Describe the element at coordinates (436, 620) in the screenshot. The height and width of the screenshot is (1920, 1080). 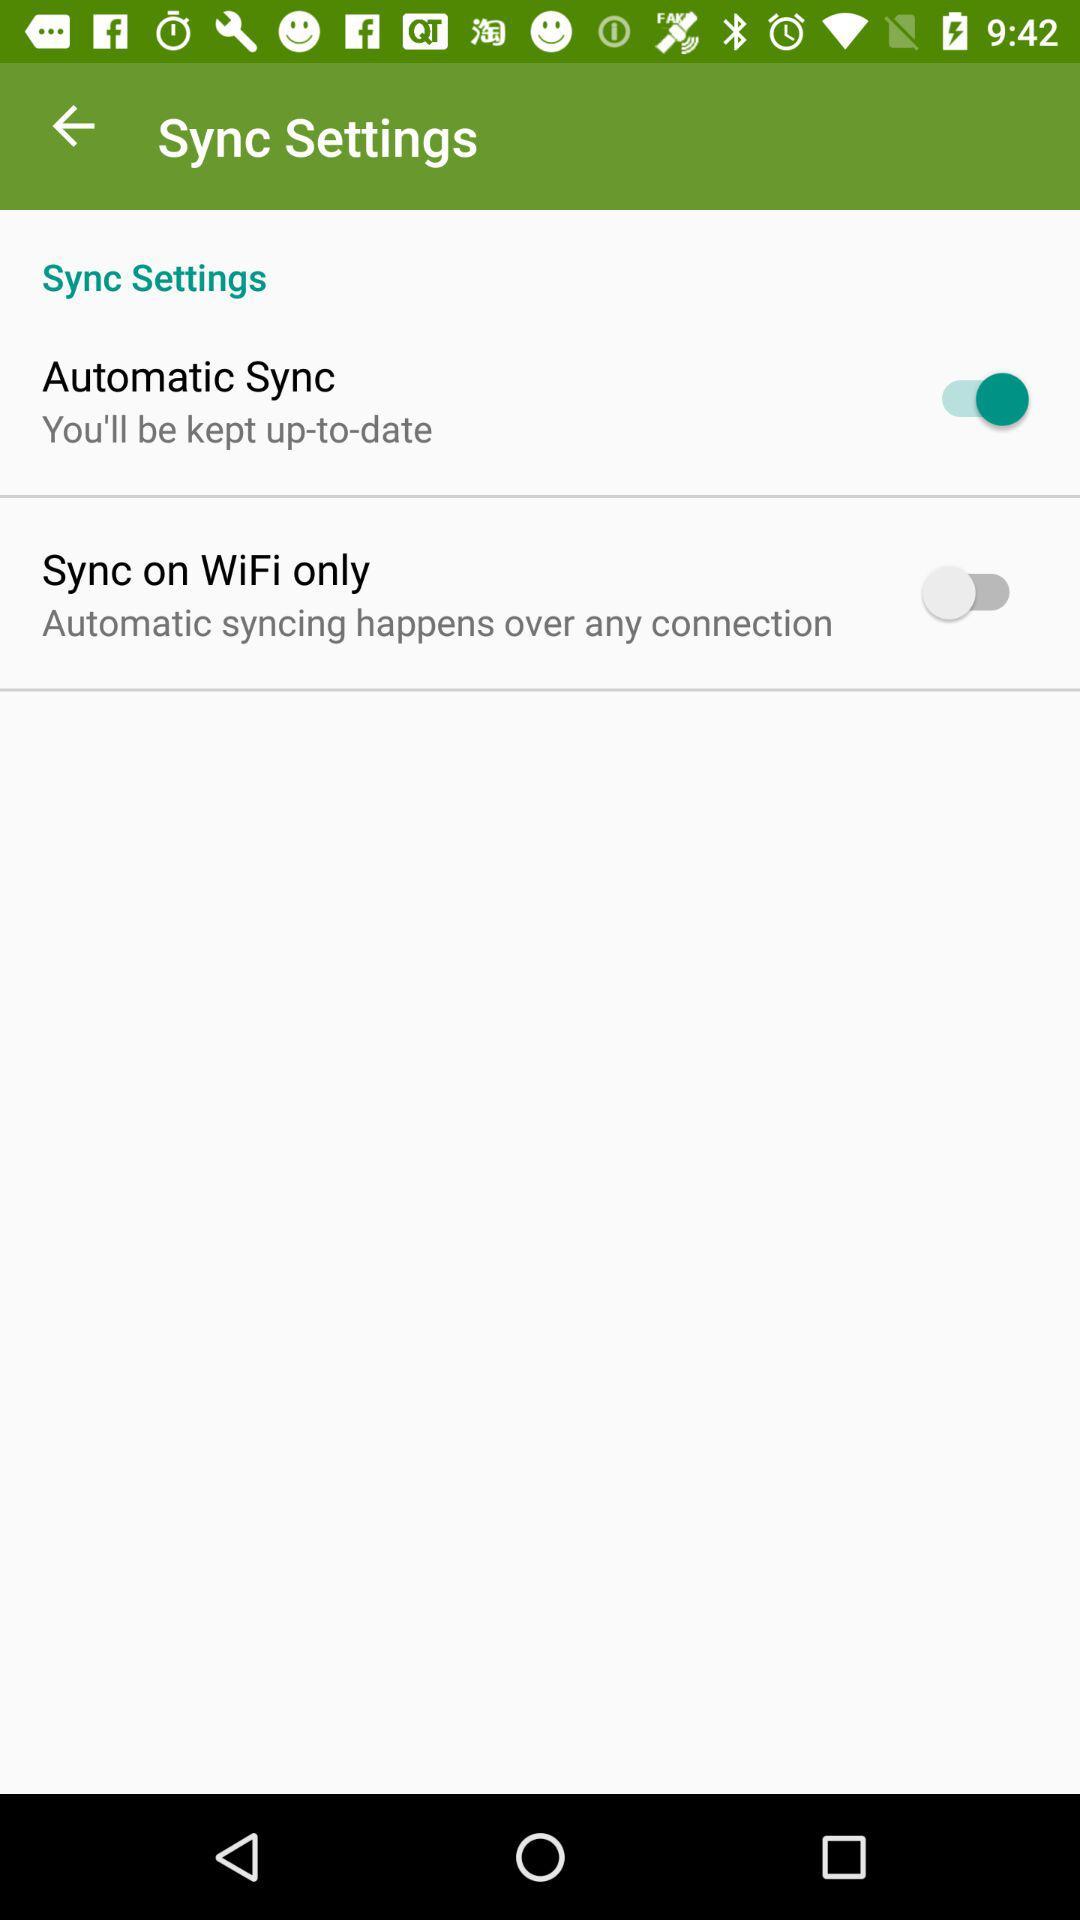
I see `automatic syncing happens` at that location.